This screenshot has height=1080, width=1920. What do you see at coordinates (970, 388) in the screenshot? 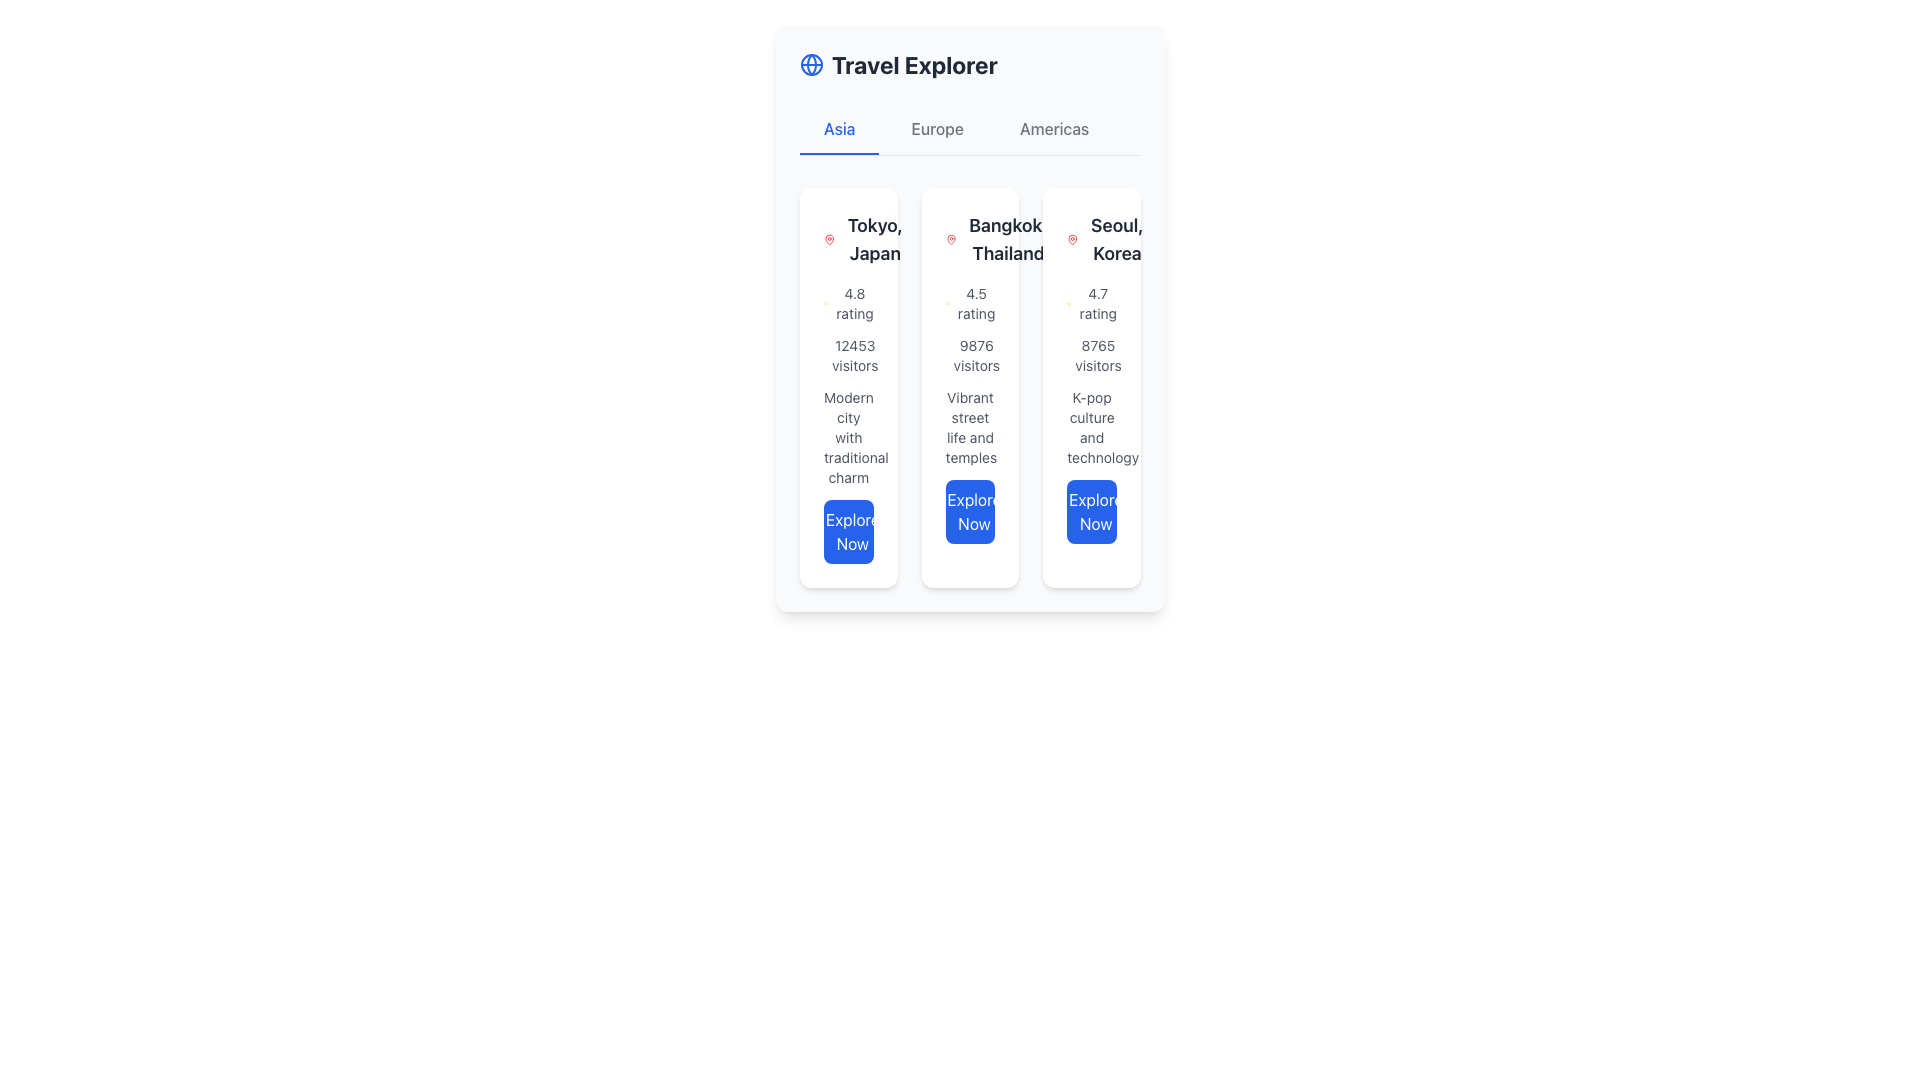
I see `textual information presented in the Card component advertising Bangkok, Thailand, which is the second panel in the grid layout of the Travel Explorer interface` at bounding box center [970, 388].